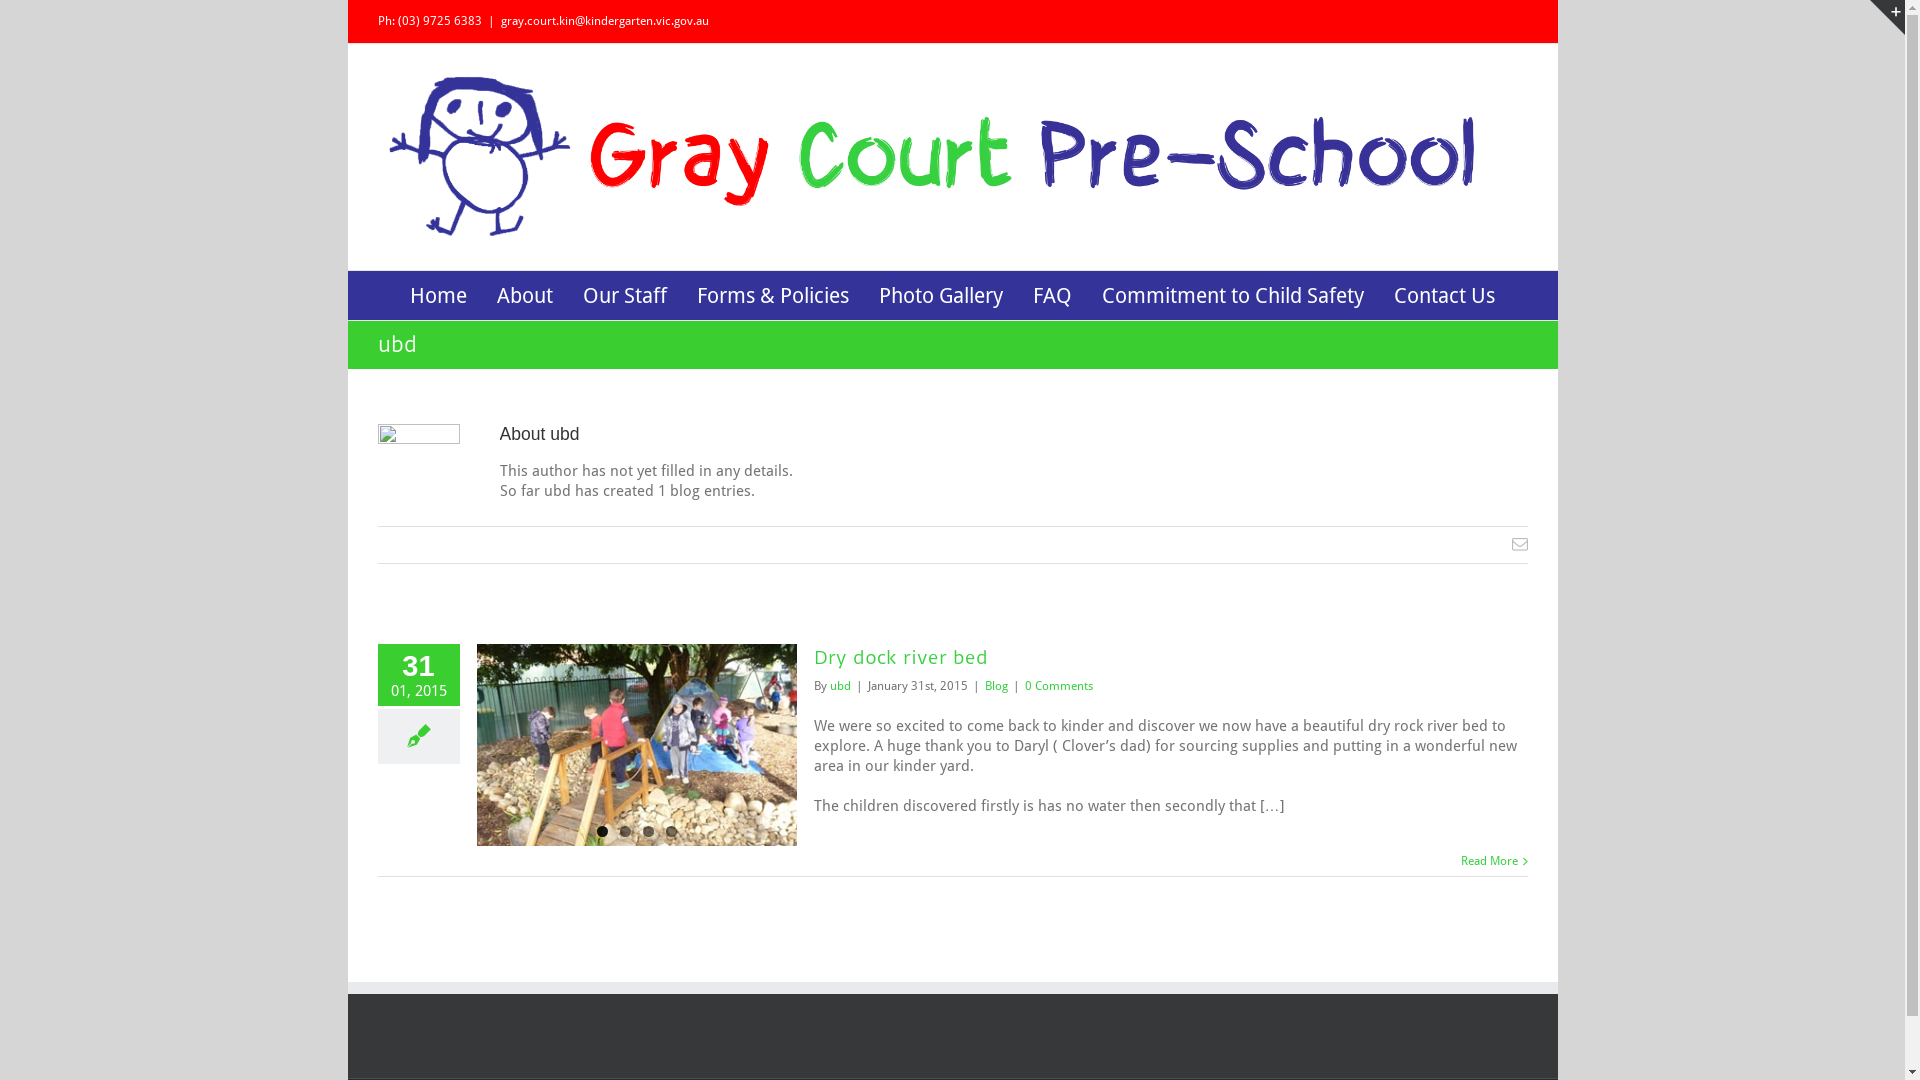  I want to click on '4', so click(671, 831).